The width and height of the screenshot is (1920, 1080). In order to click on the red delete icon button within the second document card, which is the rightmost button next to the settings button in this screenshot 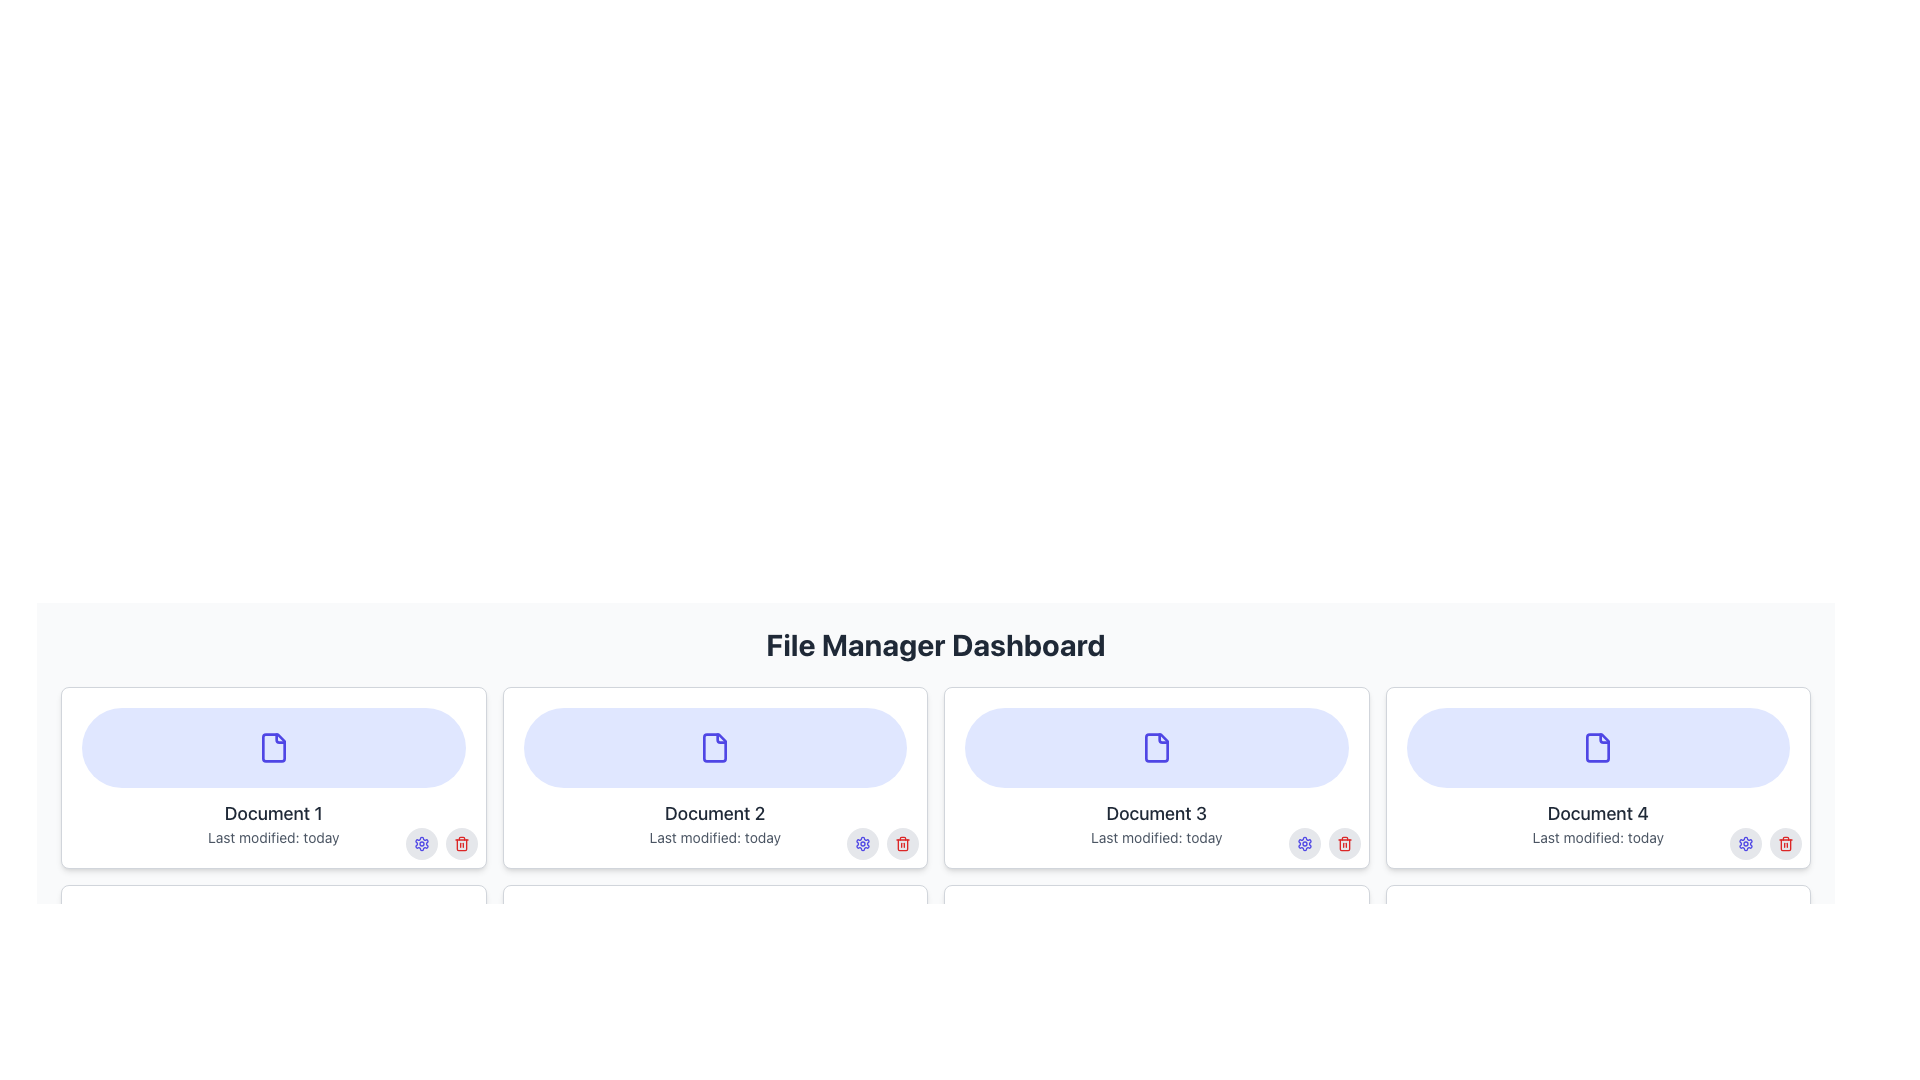, I will do `click(901, 1040)`.